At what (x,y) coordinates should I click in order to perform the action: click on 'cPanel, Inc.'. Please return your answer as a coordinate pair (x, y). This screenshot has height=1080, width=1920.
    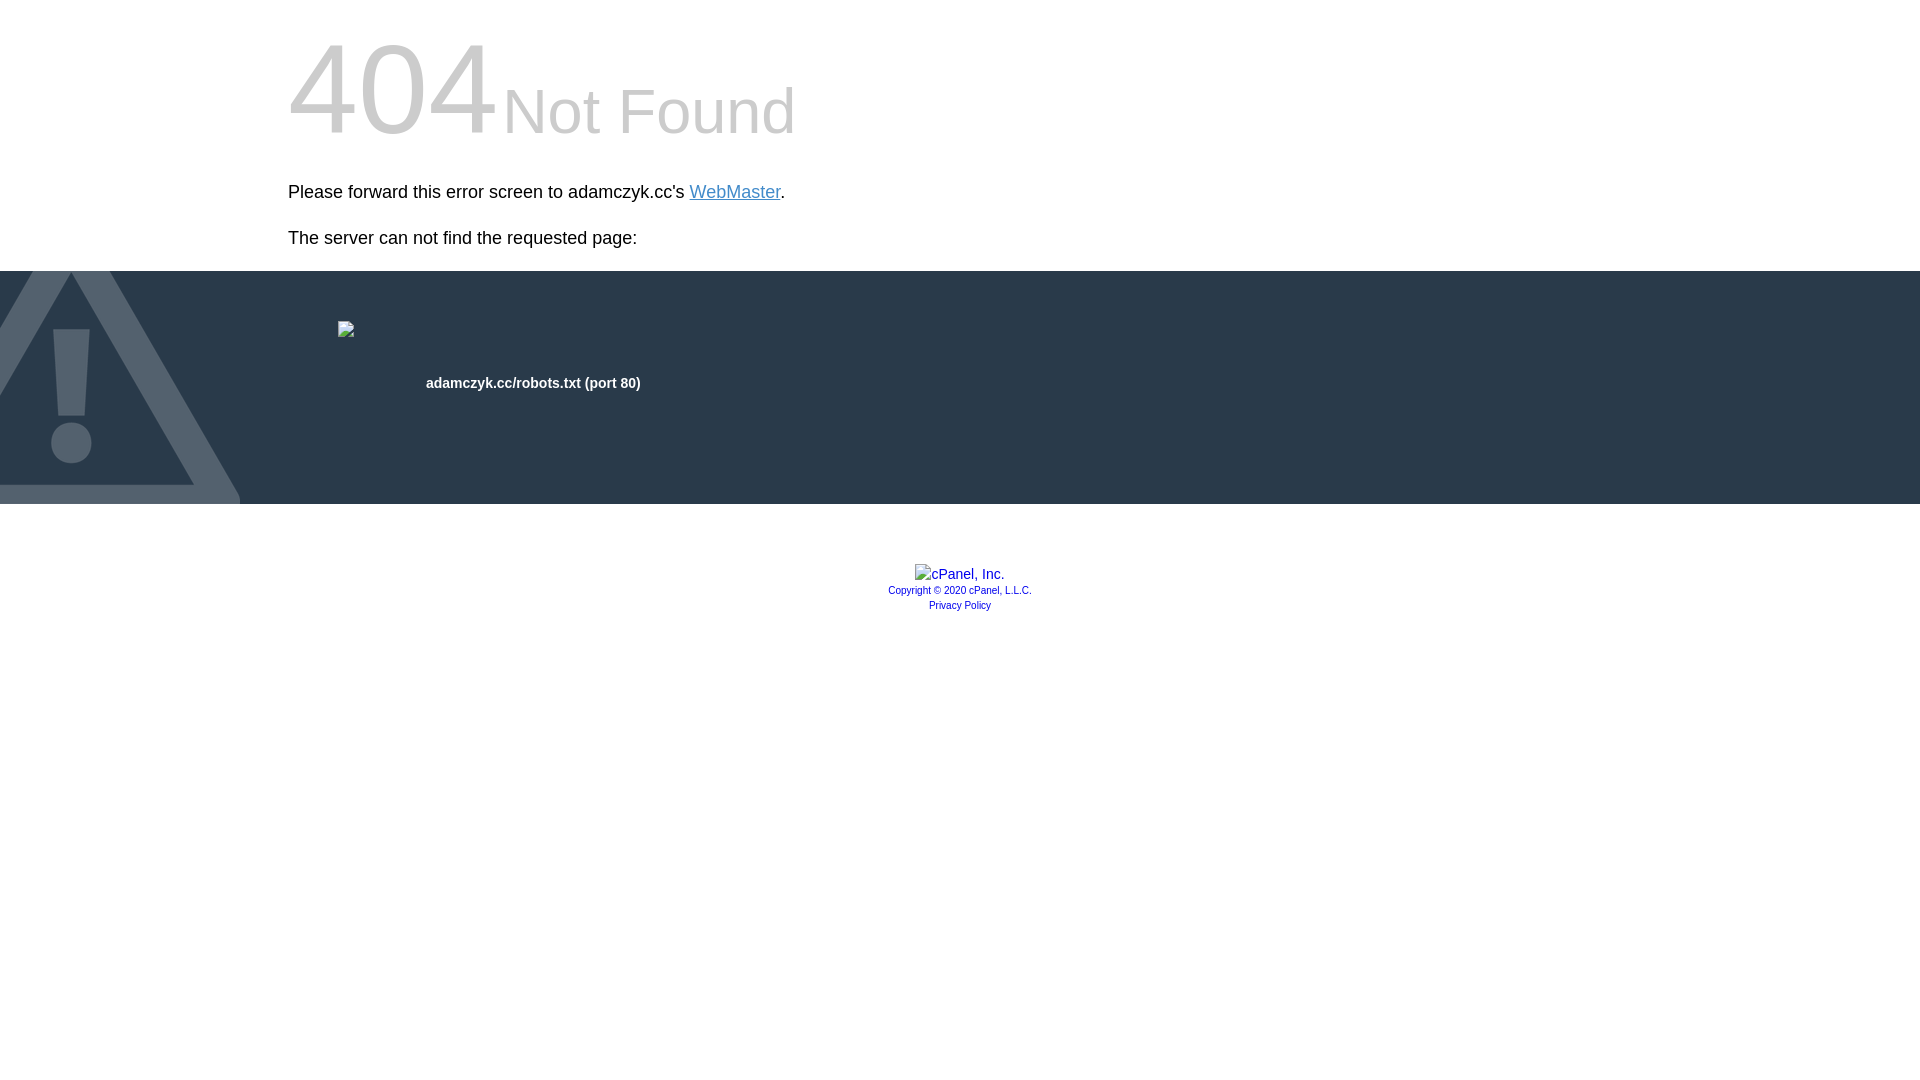
    Looking at the image, I should click on (914, 574).